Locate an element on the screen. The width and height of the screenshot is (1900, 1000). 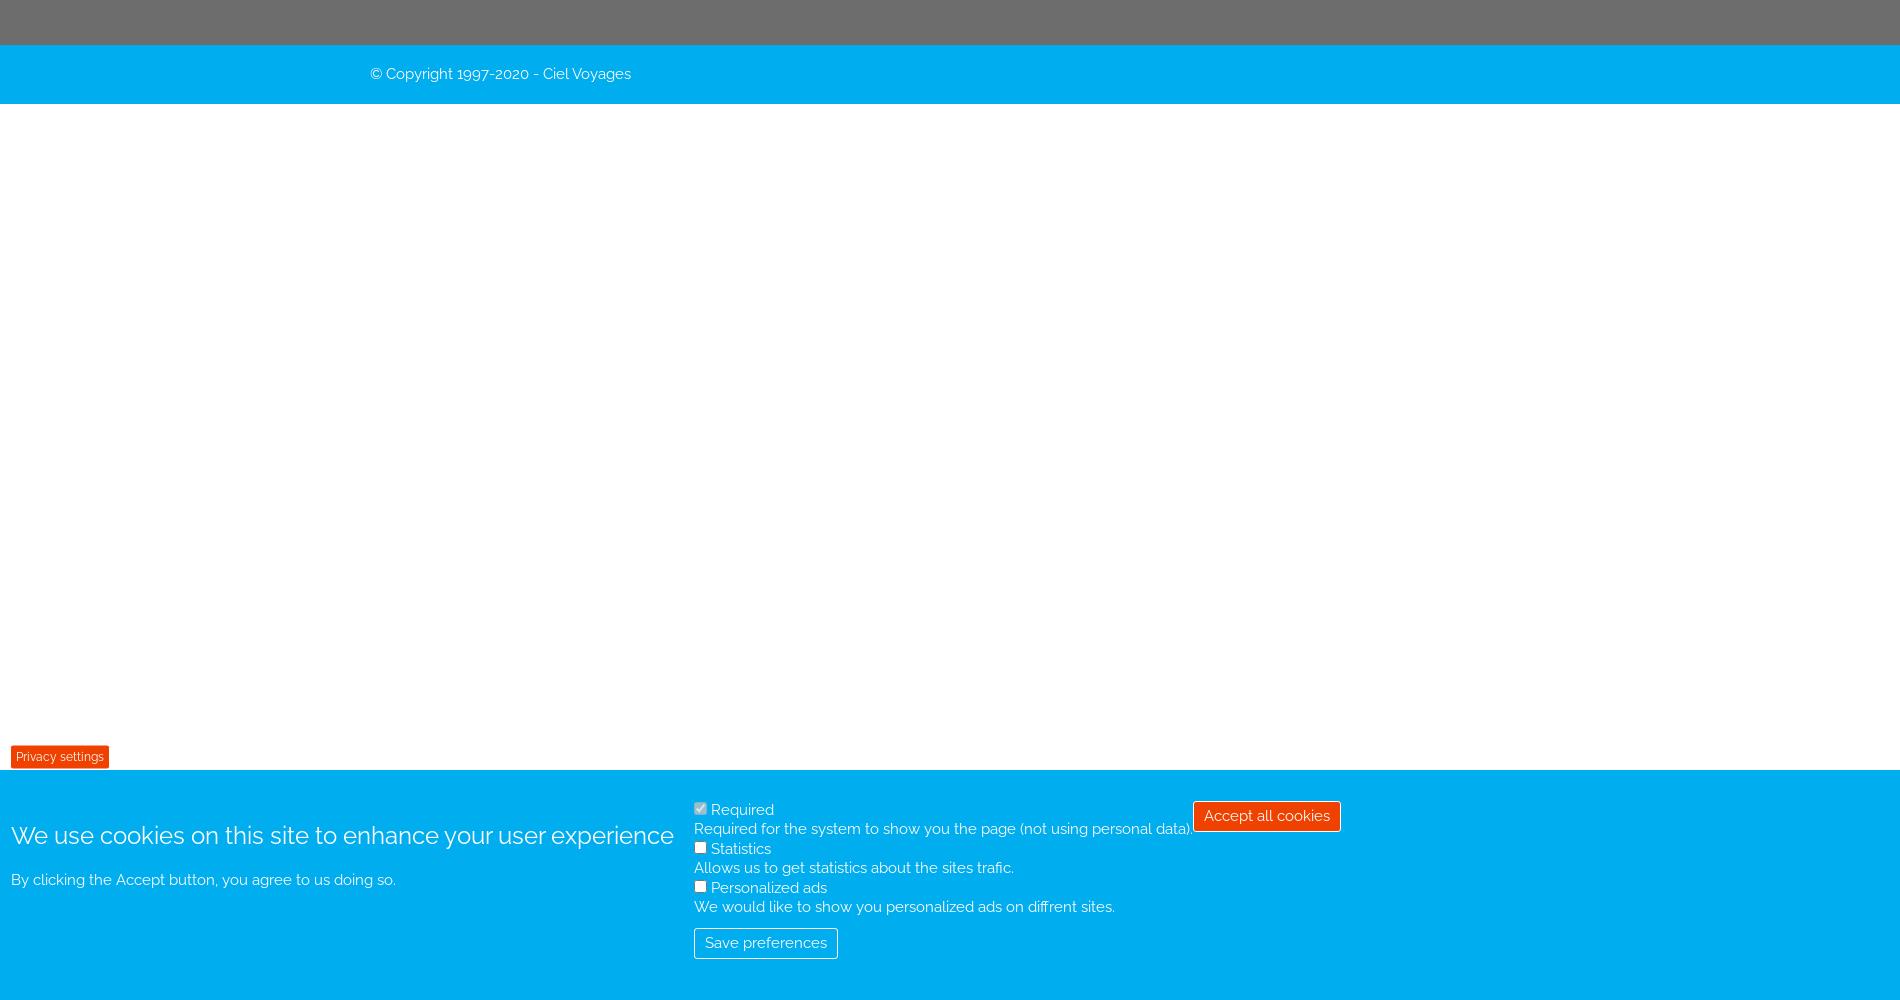
'We use cookies on this site to enhance your user experience' is located at coordinates (341, 833).